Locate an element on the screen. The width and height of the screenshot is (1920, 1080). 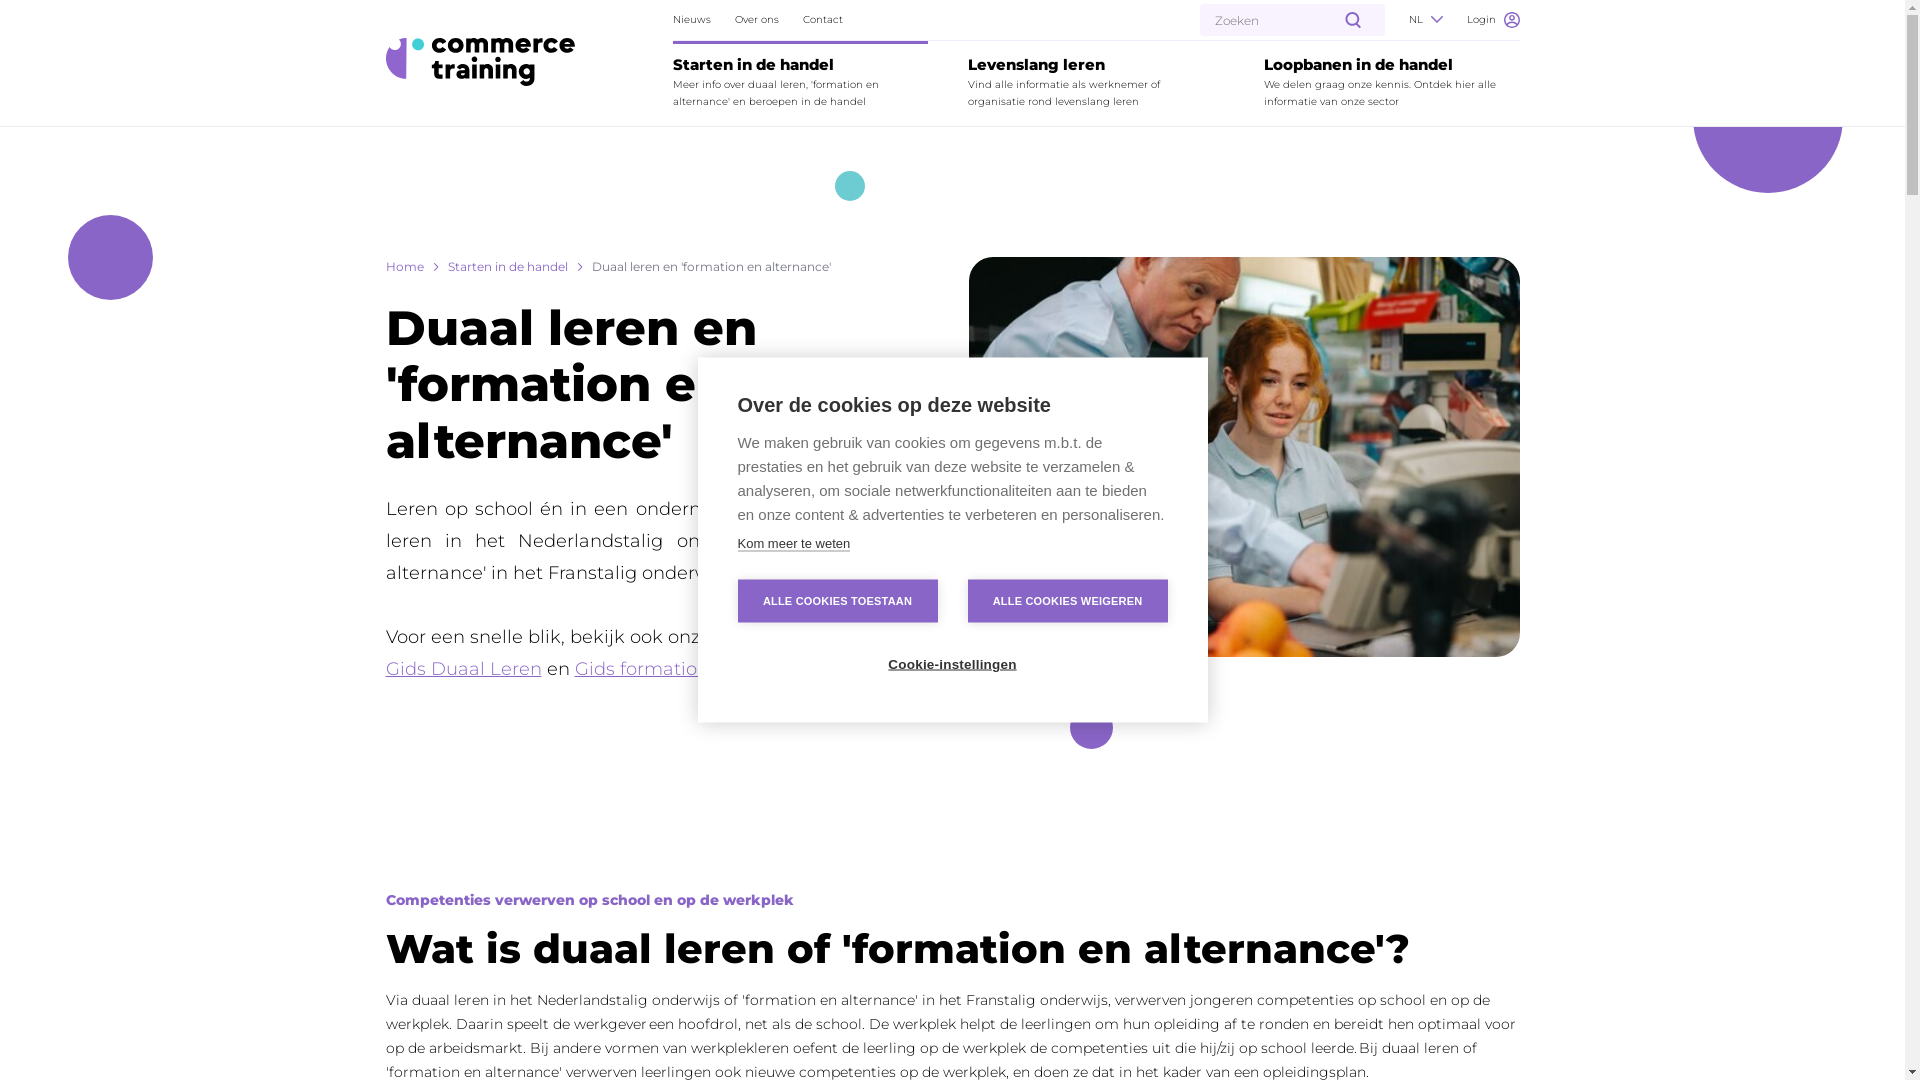
'Kom meer te weten' is located at coordinates (737, 543).